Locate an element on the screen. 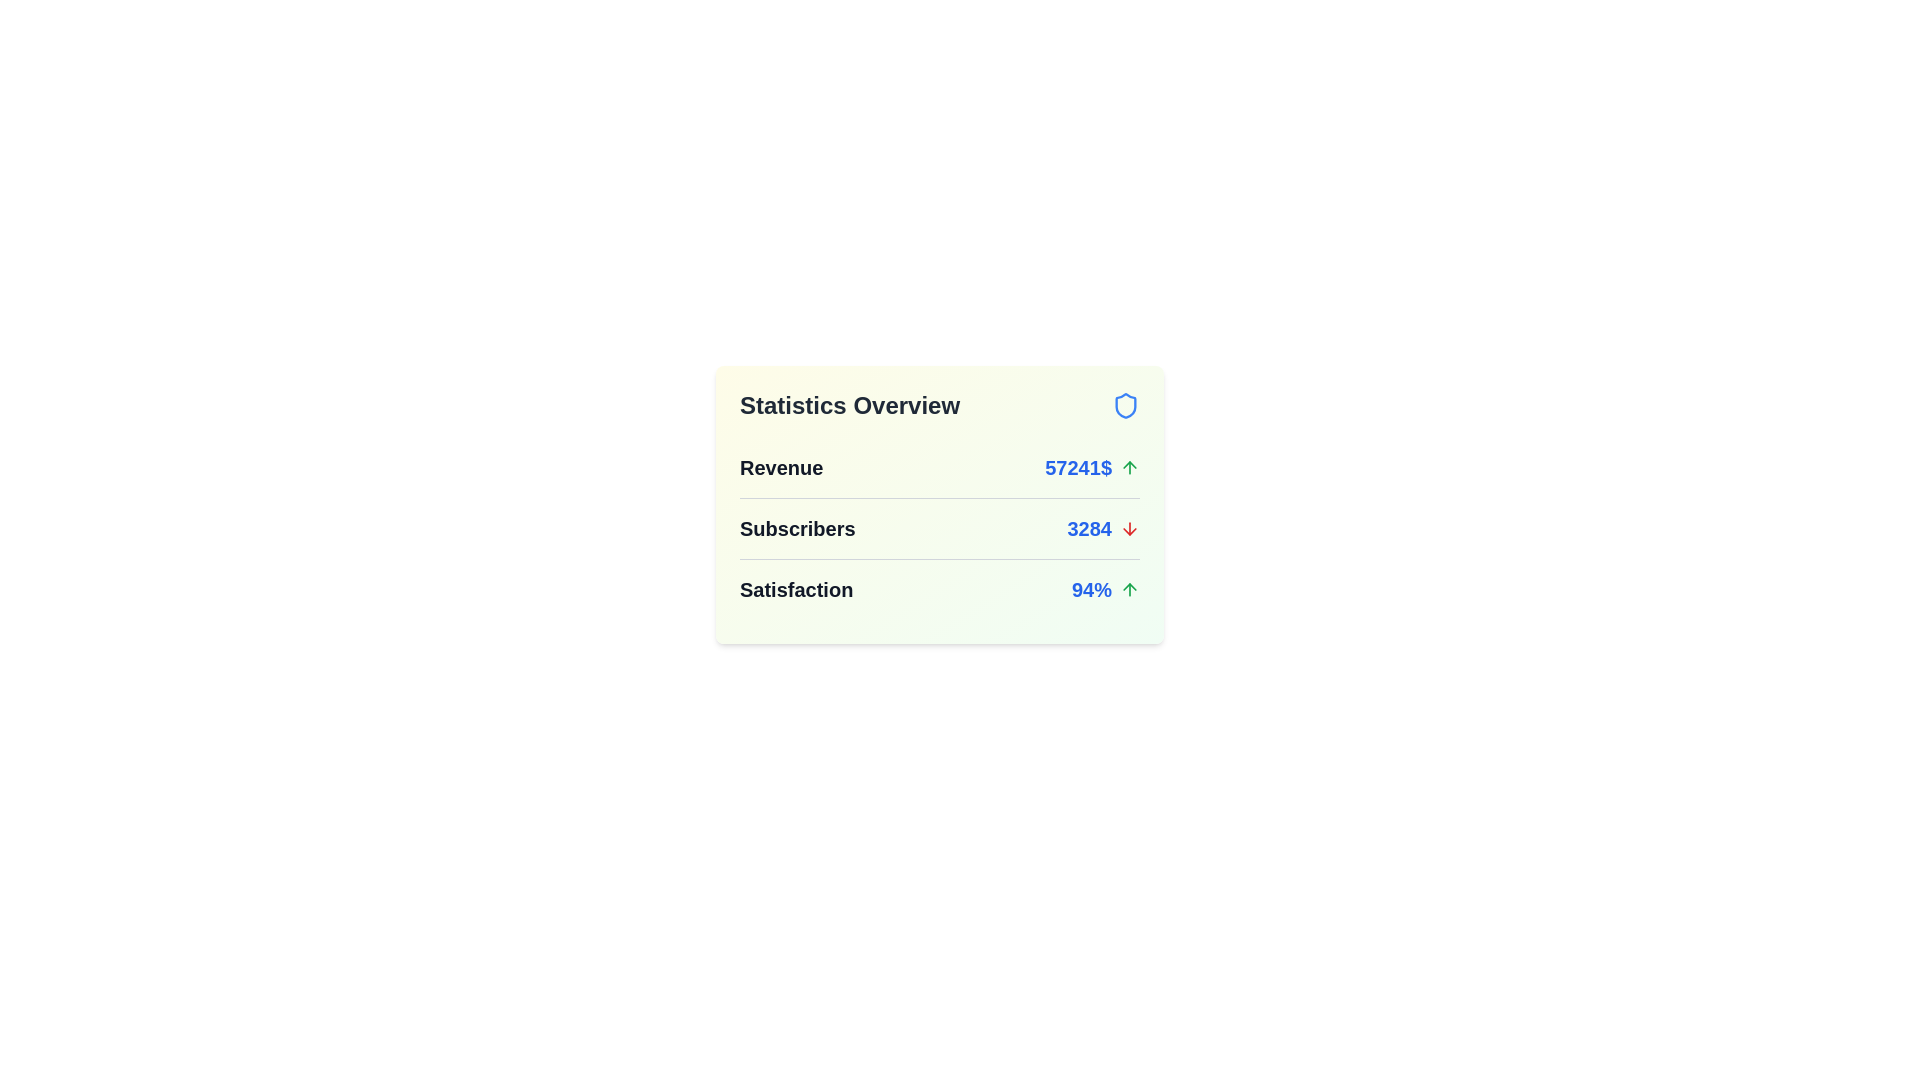  the numeric value 94% to select it is located at coordinates (1090, 589).